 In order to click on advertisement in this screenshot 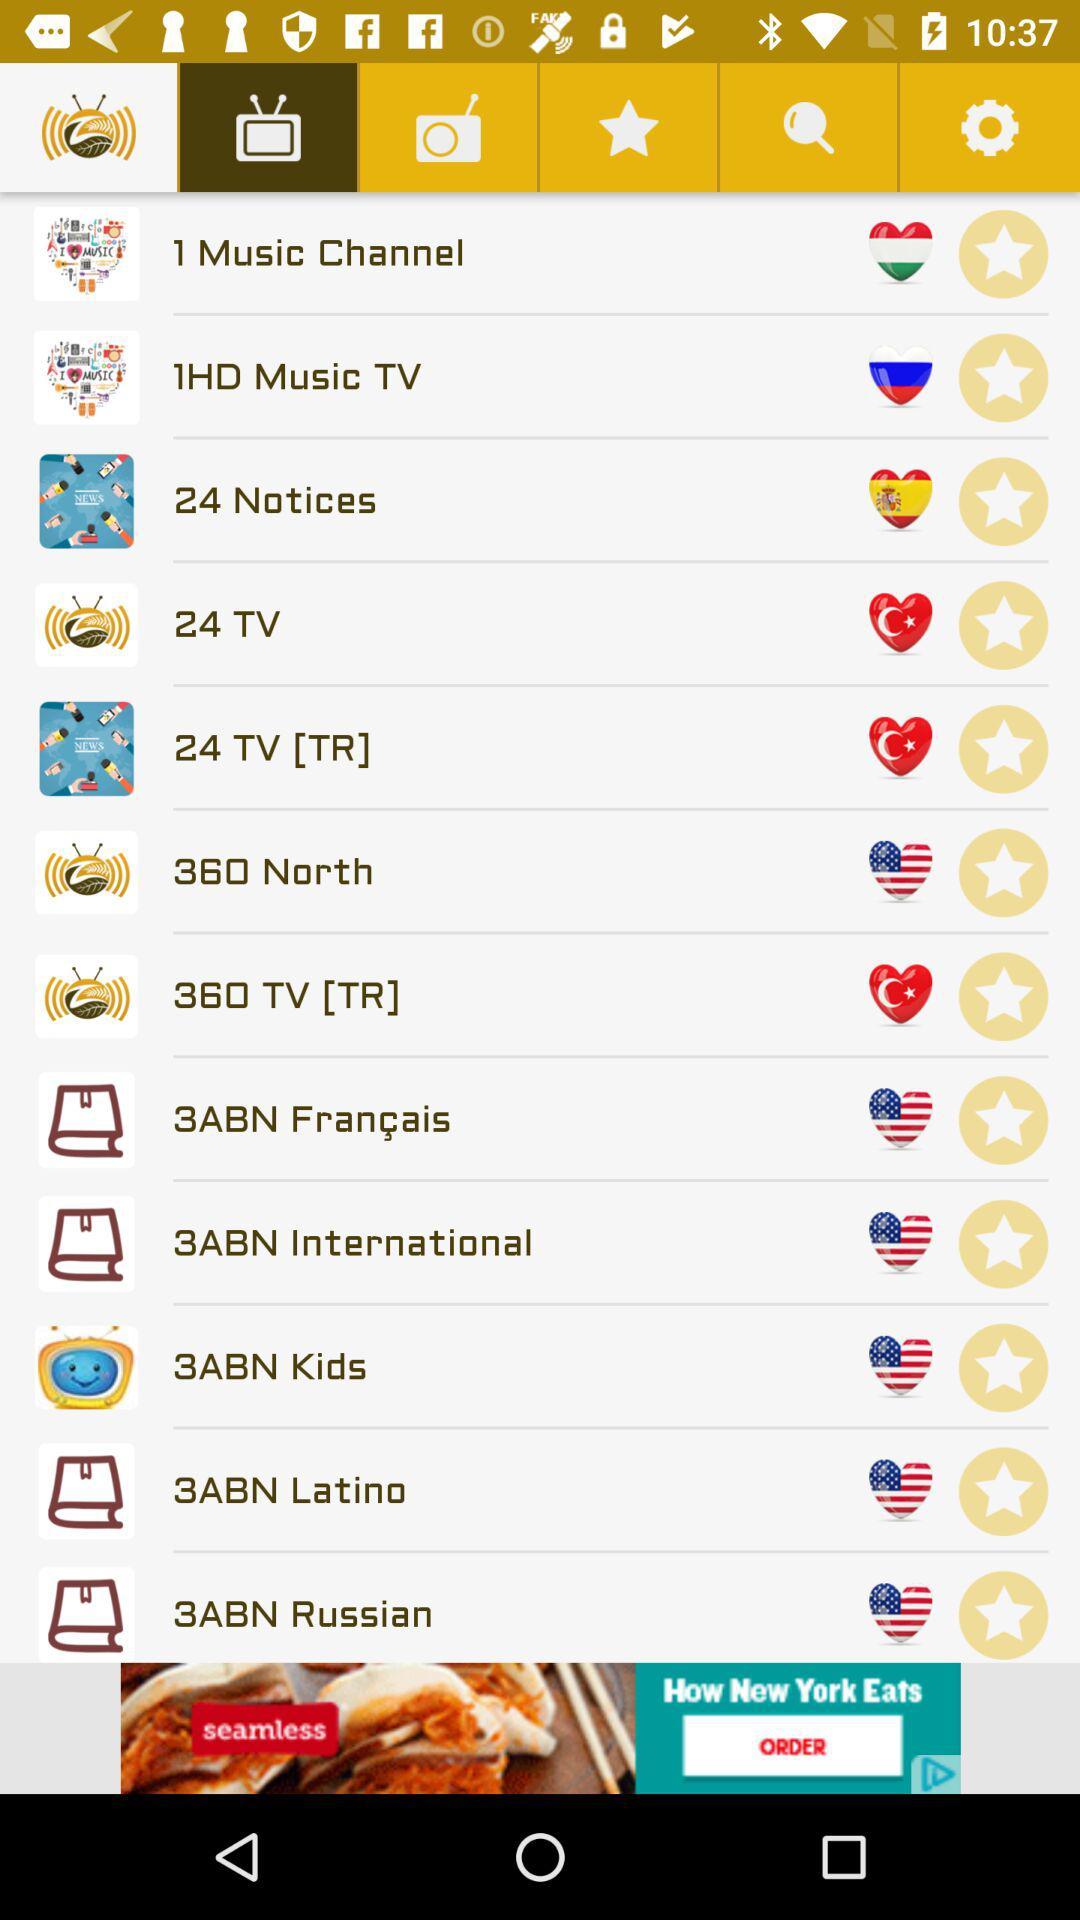, I will do `click(540, 1727)`.